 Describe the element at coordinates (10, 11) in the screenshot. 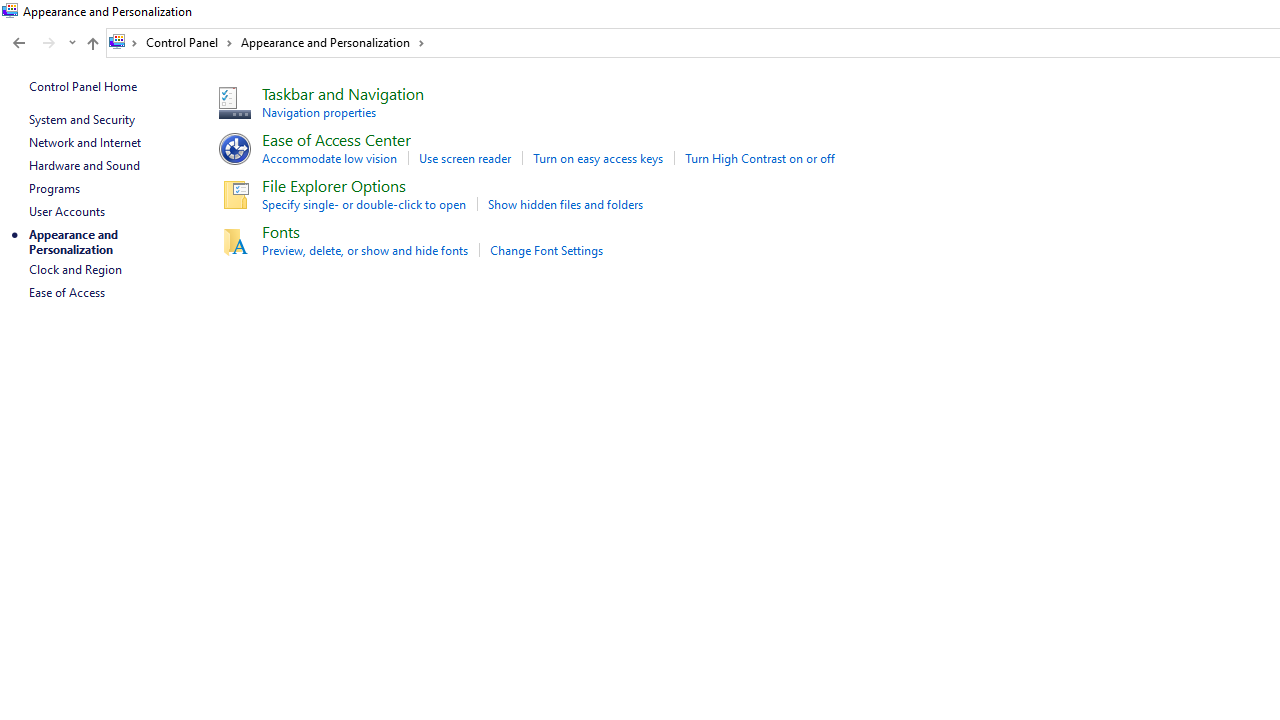

I see `'System'` at that location.